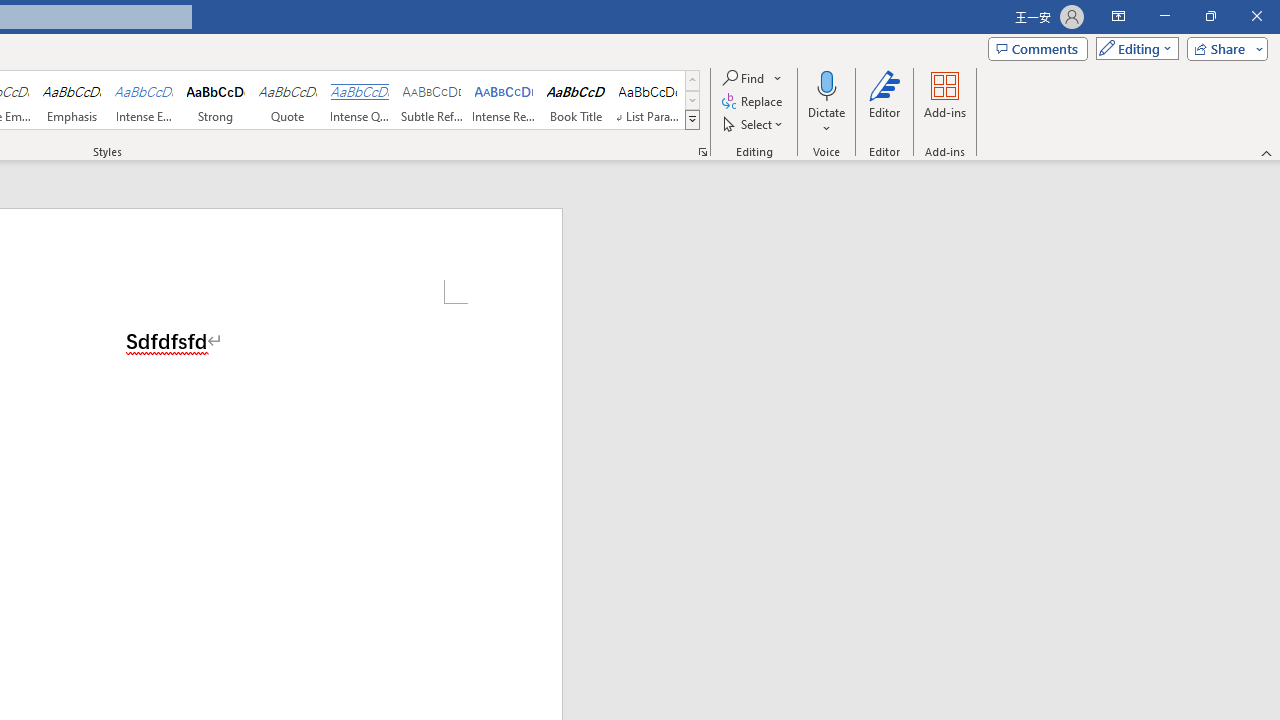  I want to click on 'Styles...', so click(702, 150).